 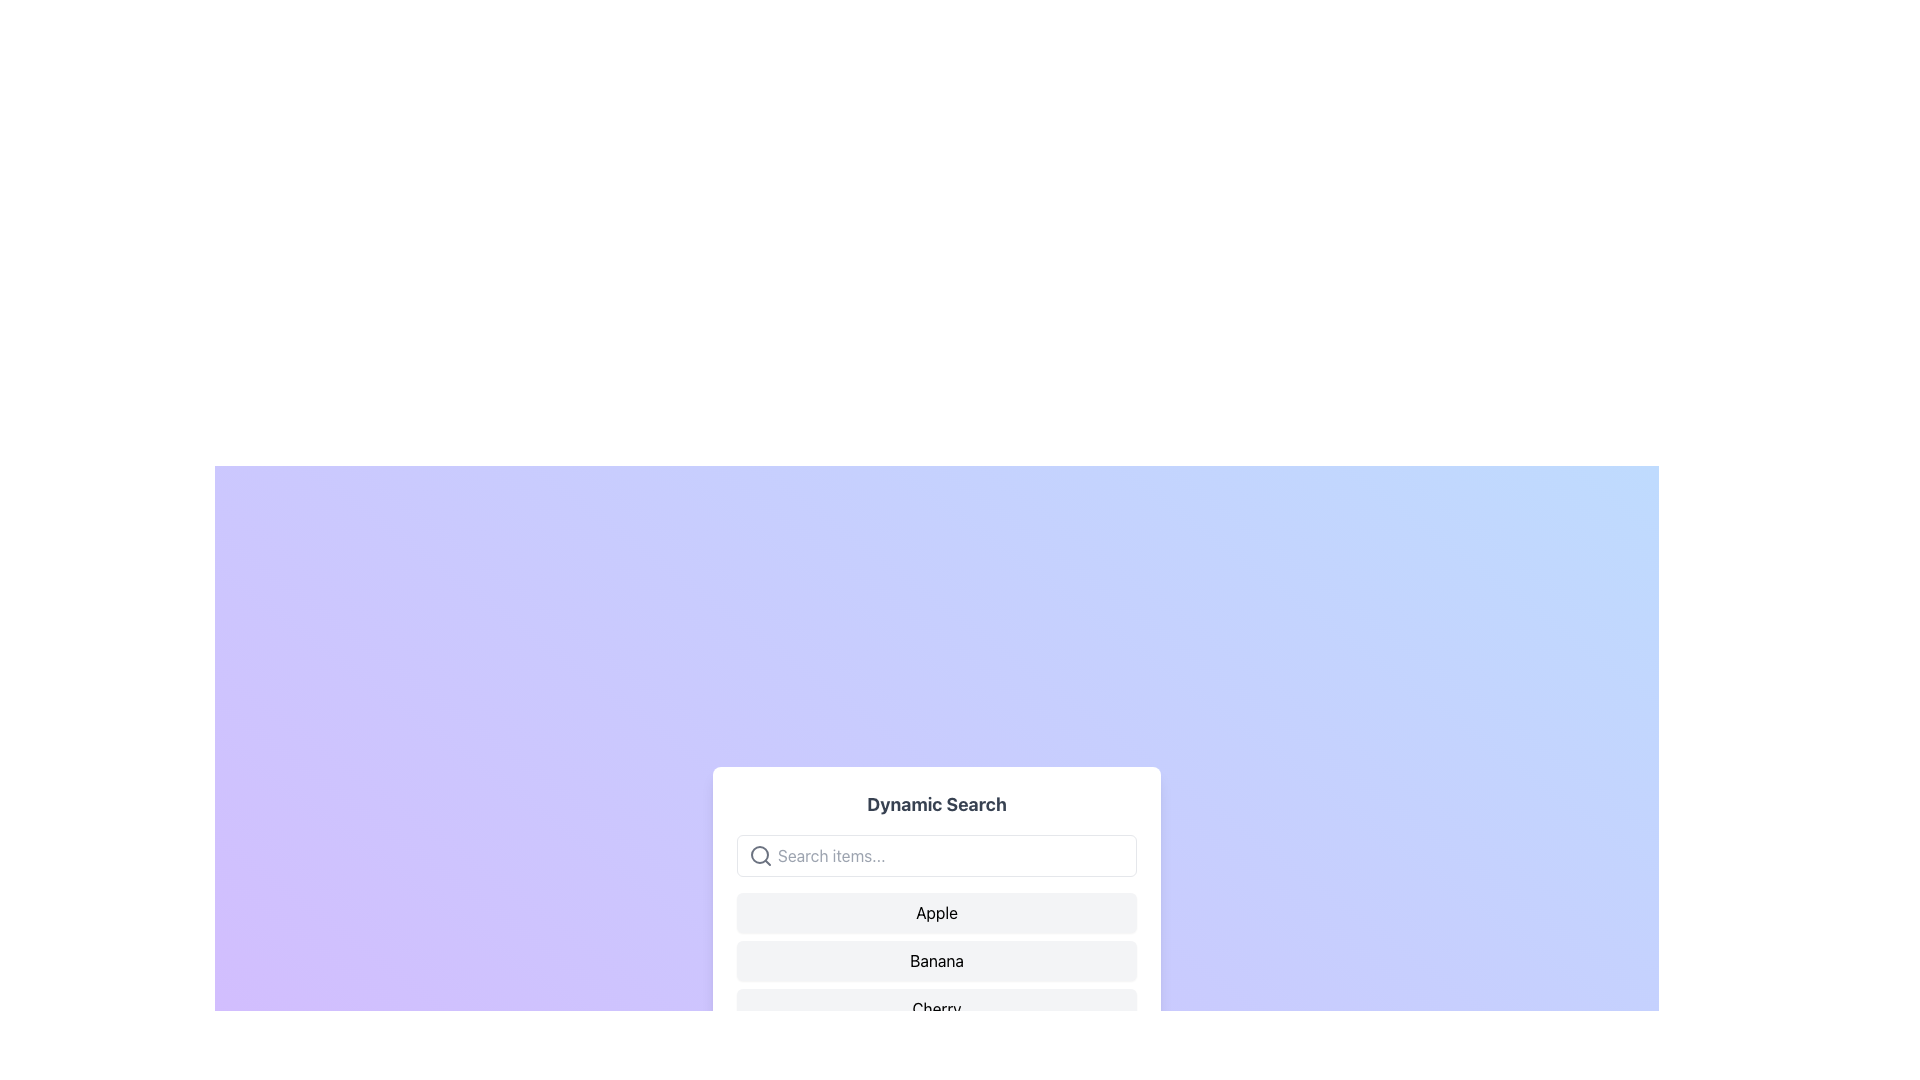 What do you see at coordinates (935, 804) in the screenshot?
I see `the bold text label reading 'Dynamic Search', which is prominently styled in large gray font at the upper-center of the card interface` at bounding box center [935, 804].